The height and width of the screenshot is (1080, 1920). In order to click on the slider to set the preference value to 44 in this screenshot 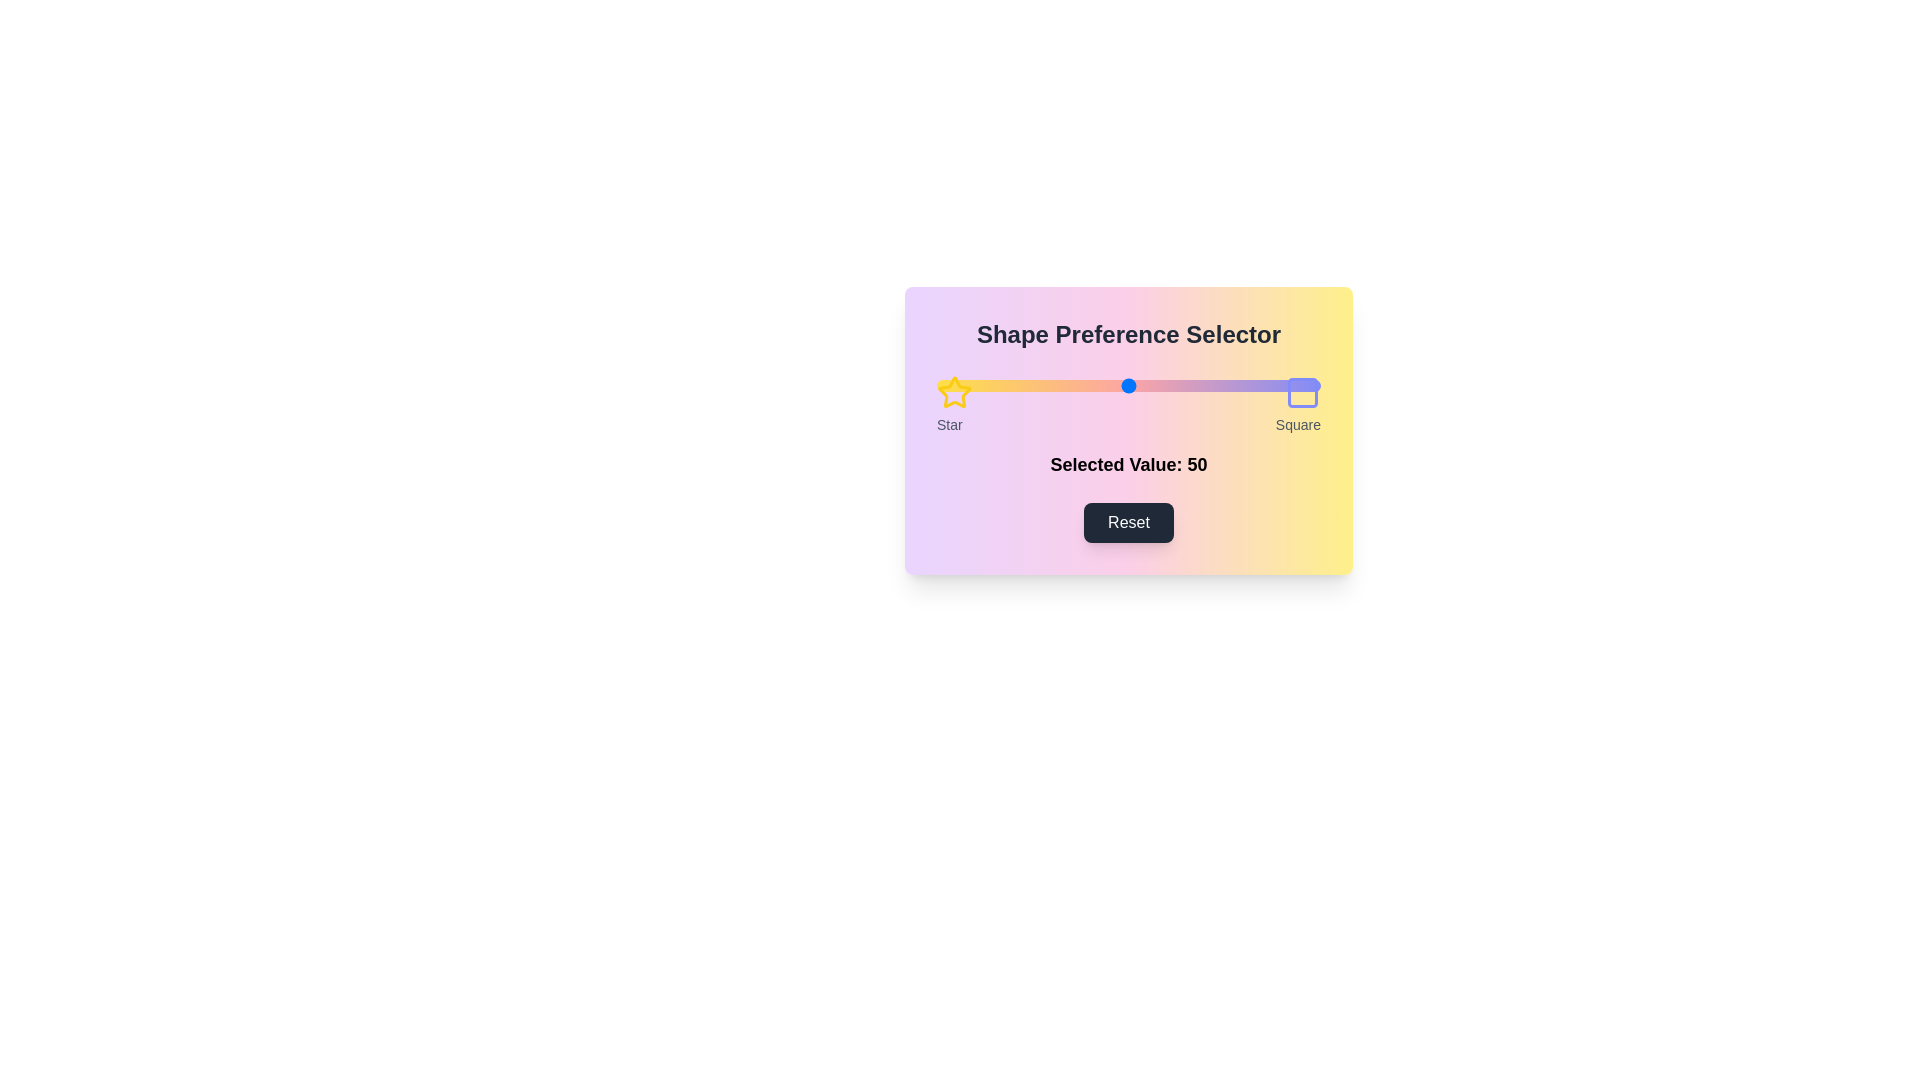, I will do `click(1104, 385)`.